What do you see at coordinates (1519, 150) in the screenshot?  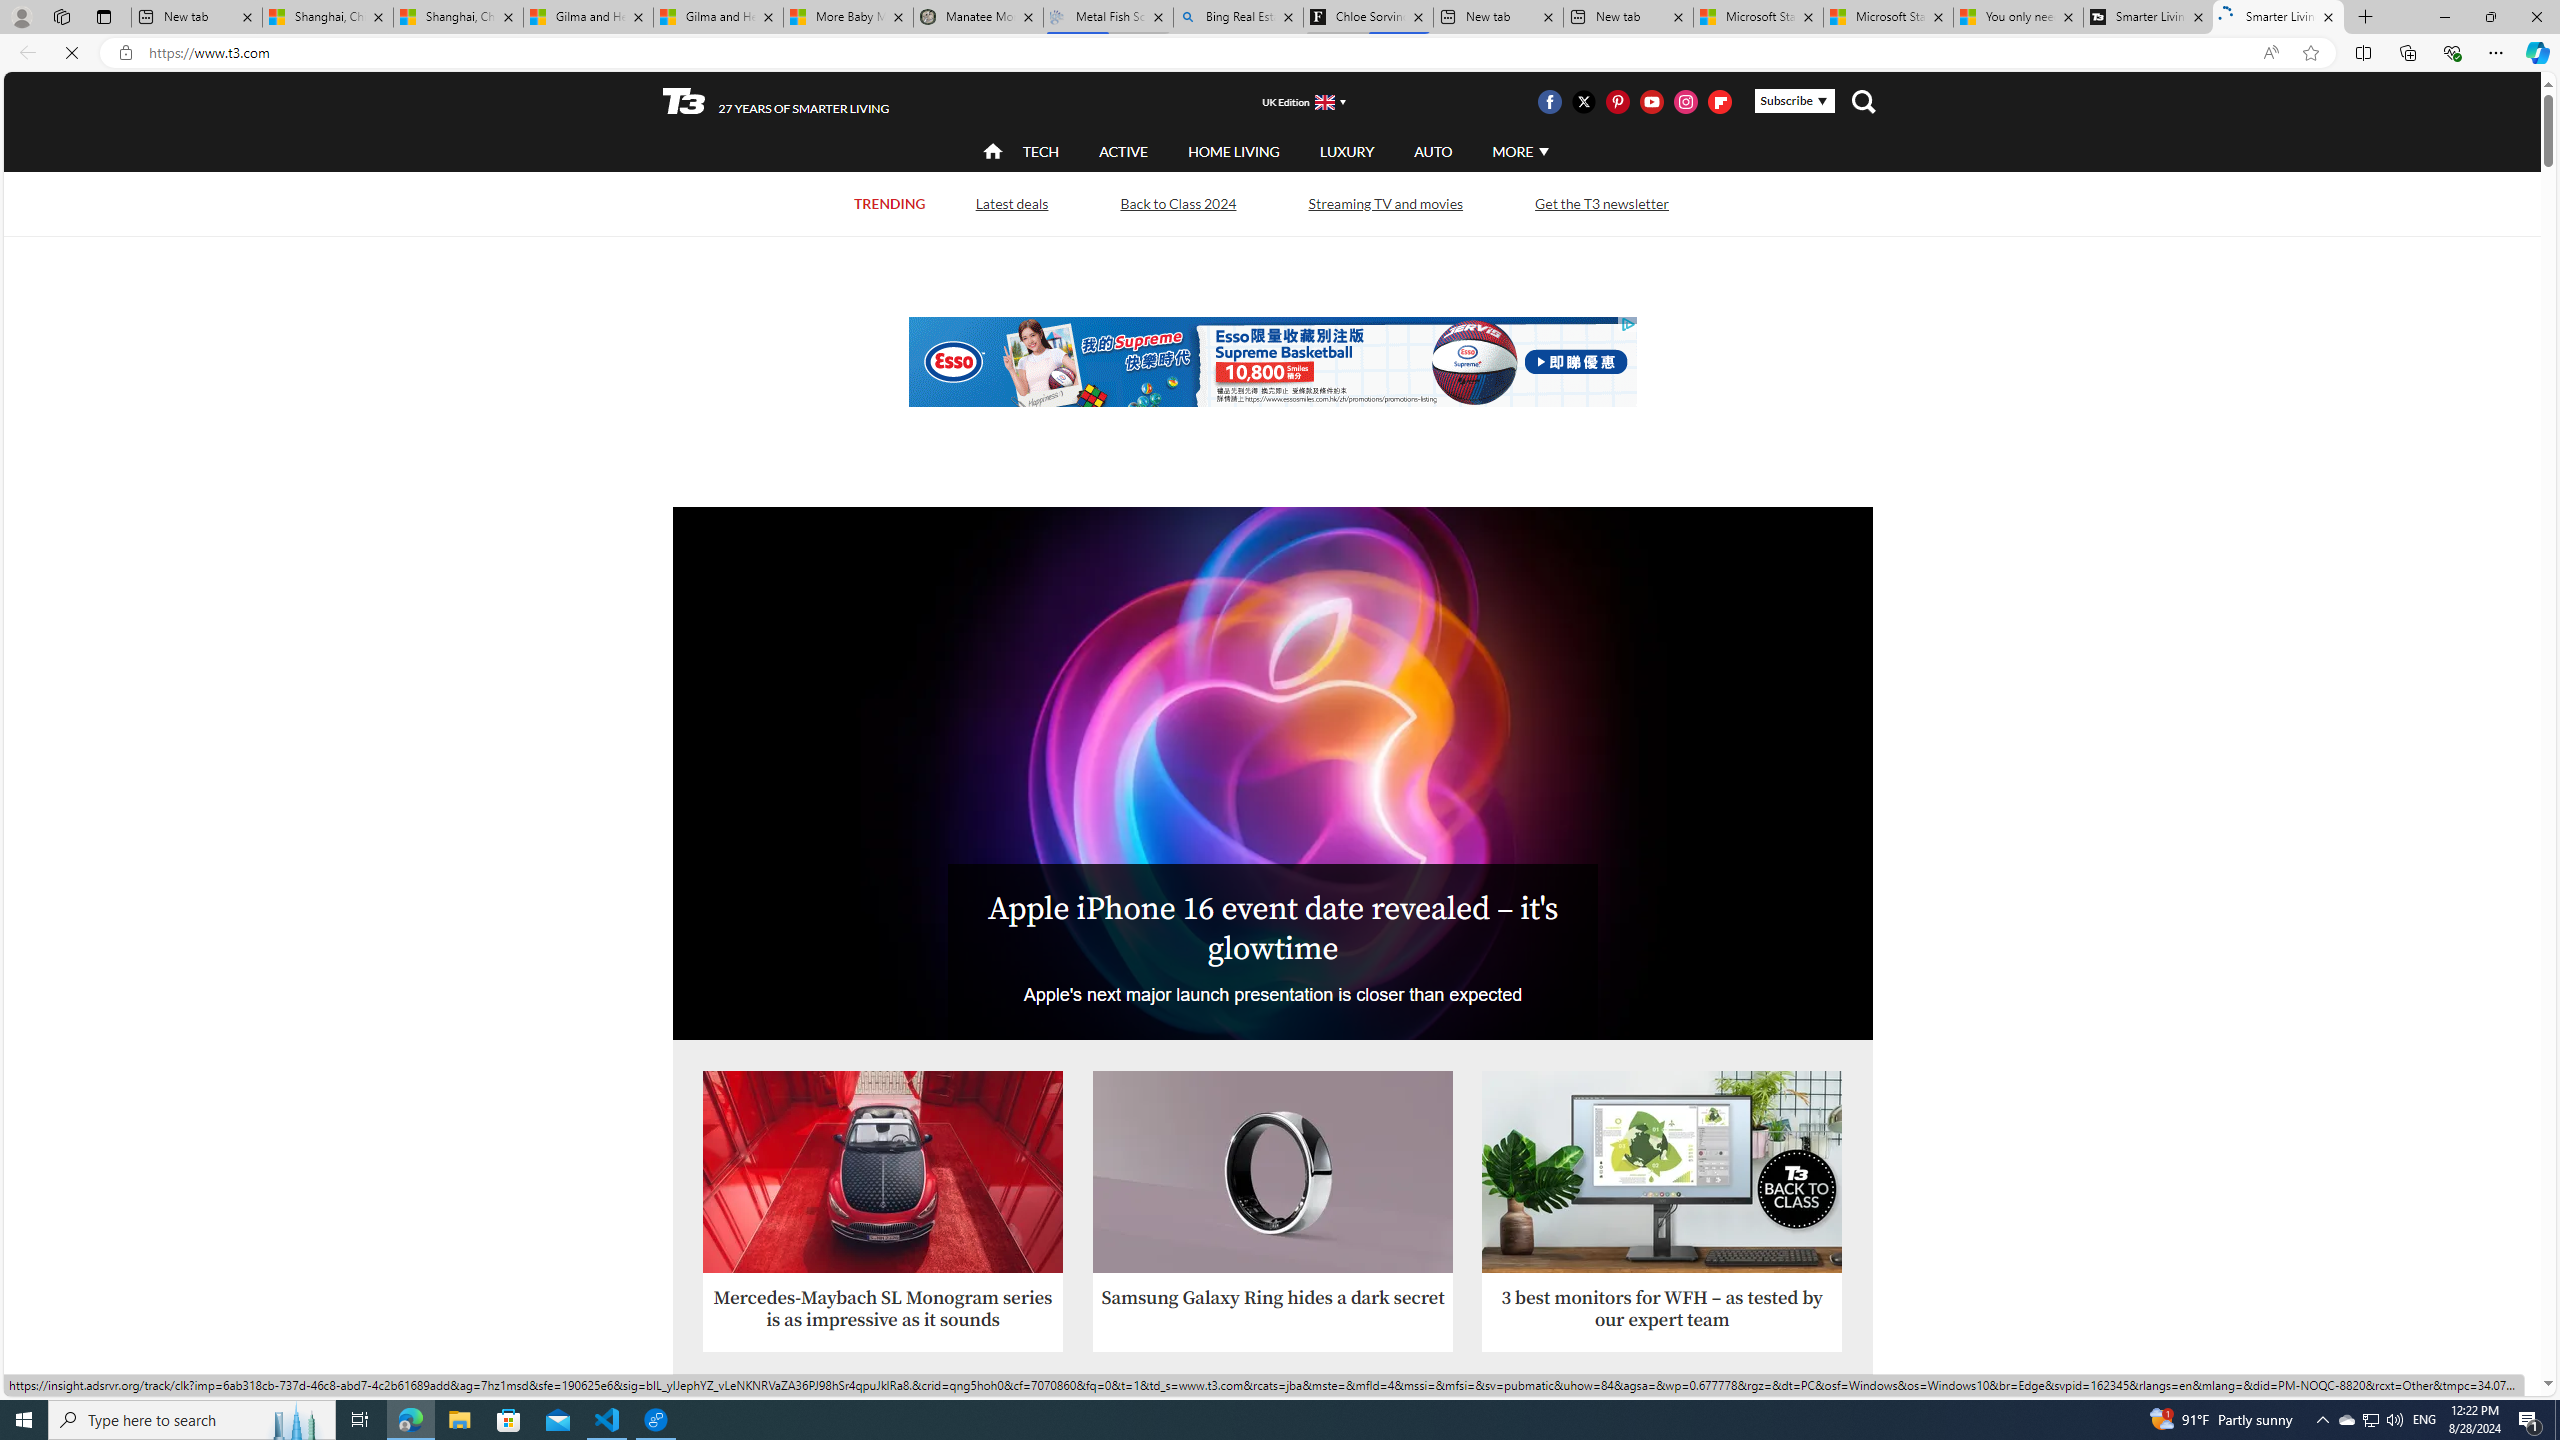 I see `'MORE '` at bounding box center [1519, 150].